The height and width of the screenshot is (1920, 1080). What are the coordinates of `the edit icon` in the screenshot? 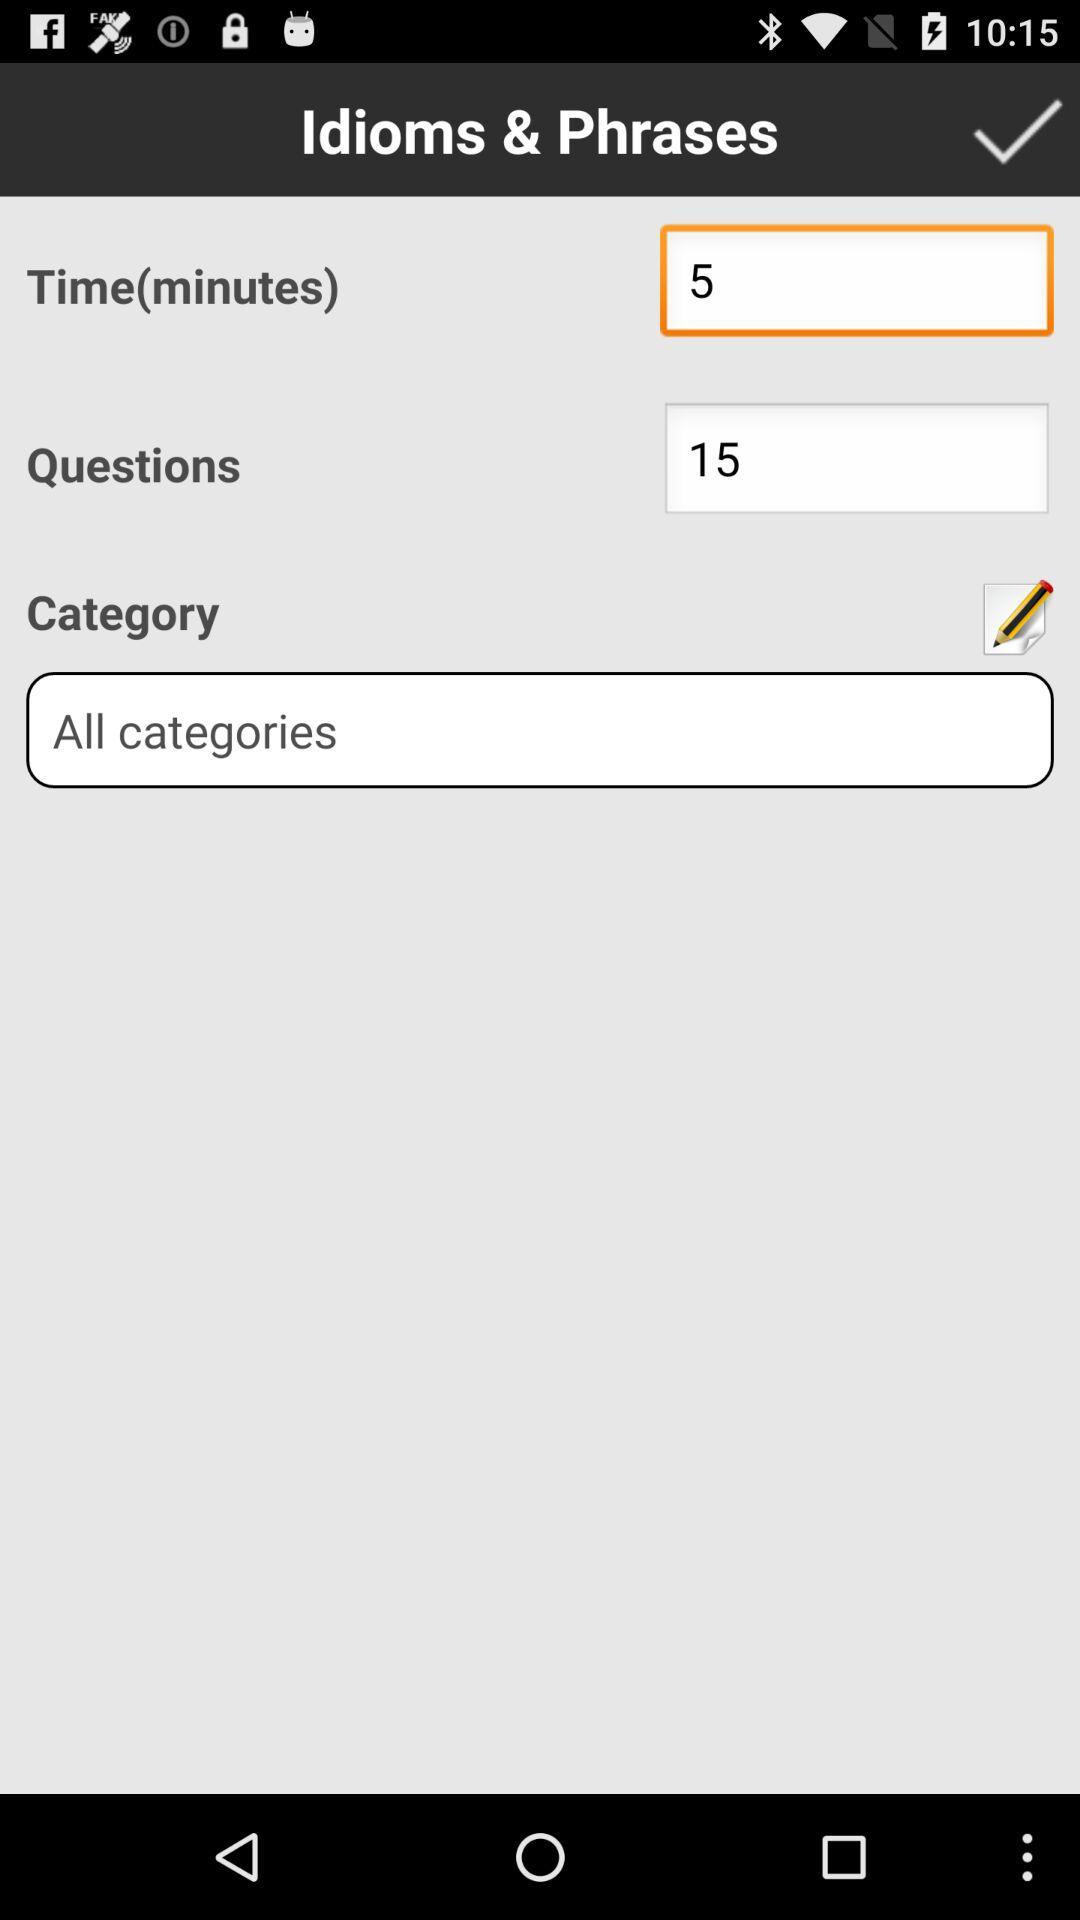 It's located at (1014, 662).